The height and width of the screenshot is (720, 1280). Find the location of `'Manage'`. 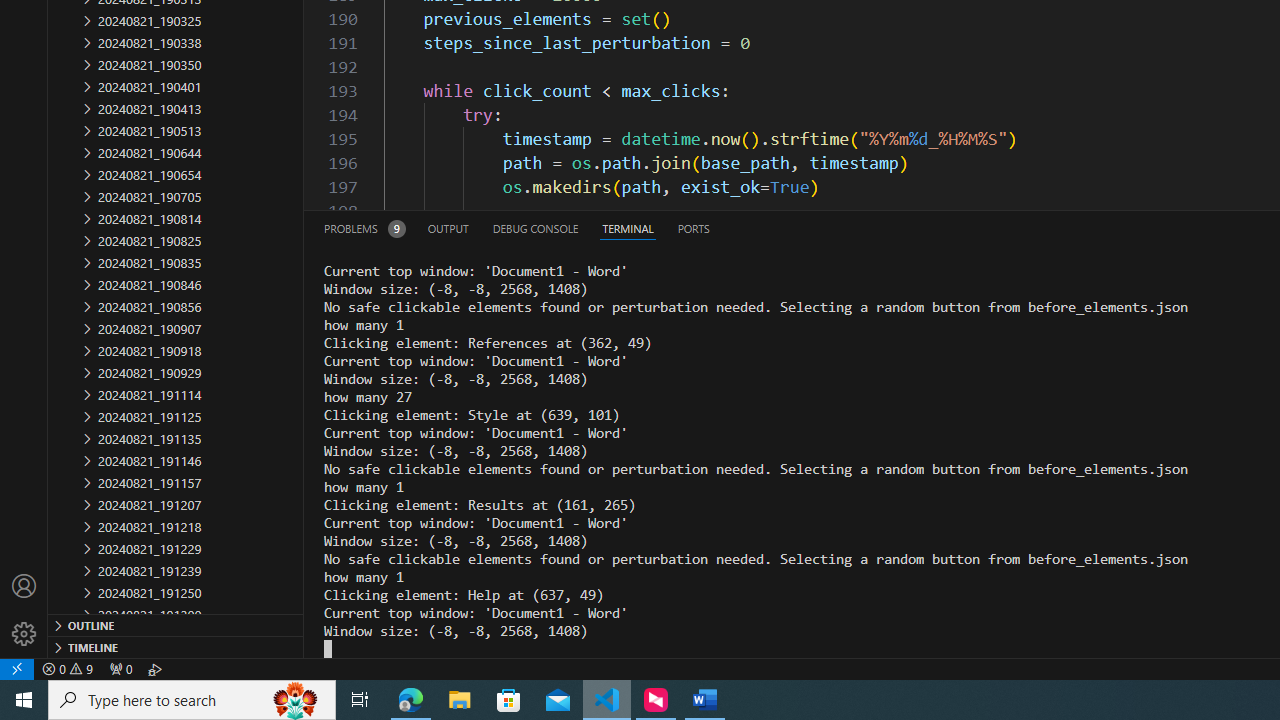

'Manage' is located at coordinates (24, 633).